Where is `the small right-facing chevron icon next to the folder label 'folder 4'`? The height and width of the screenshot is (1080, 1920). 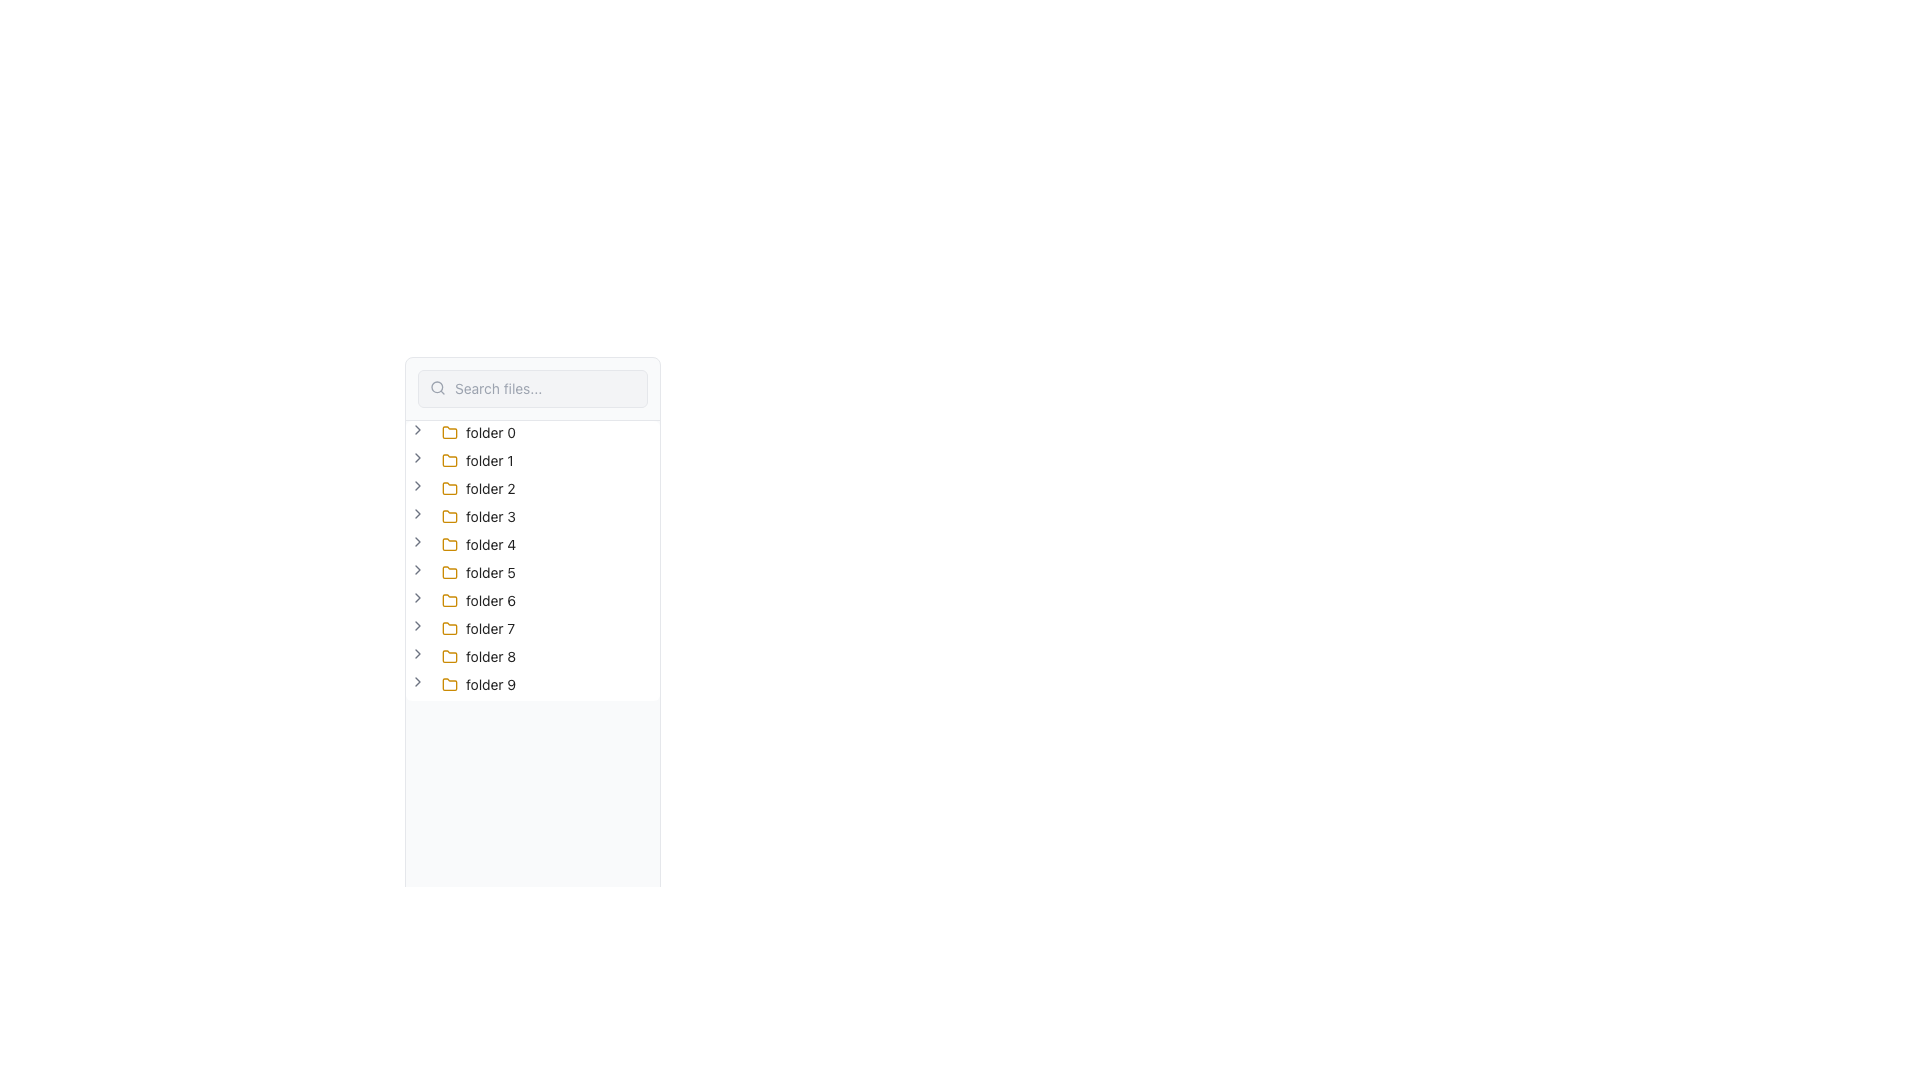 the small right-facing chevron icon next to the folder label 'folder 4' is located at coordinates (416, 544).